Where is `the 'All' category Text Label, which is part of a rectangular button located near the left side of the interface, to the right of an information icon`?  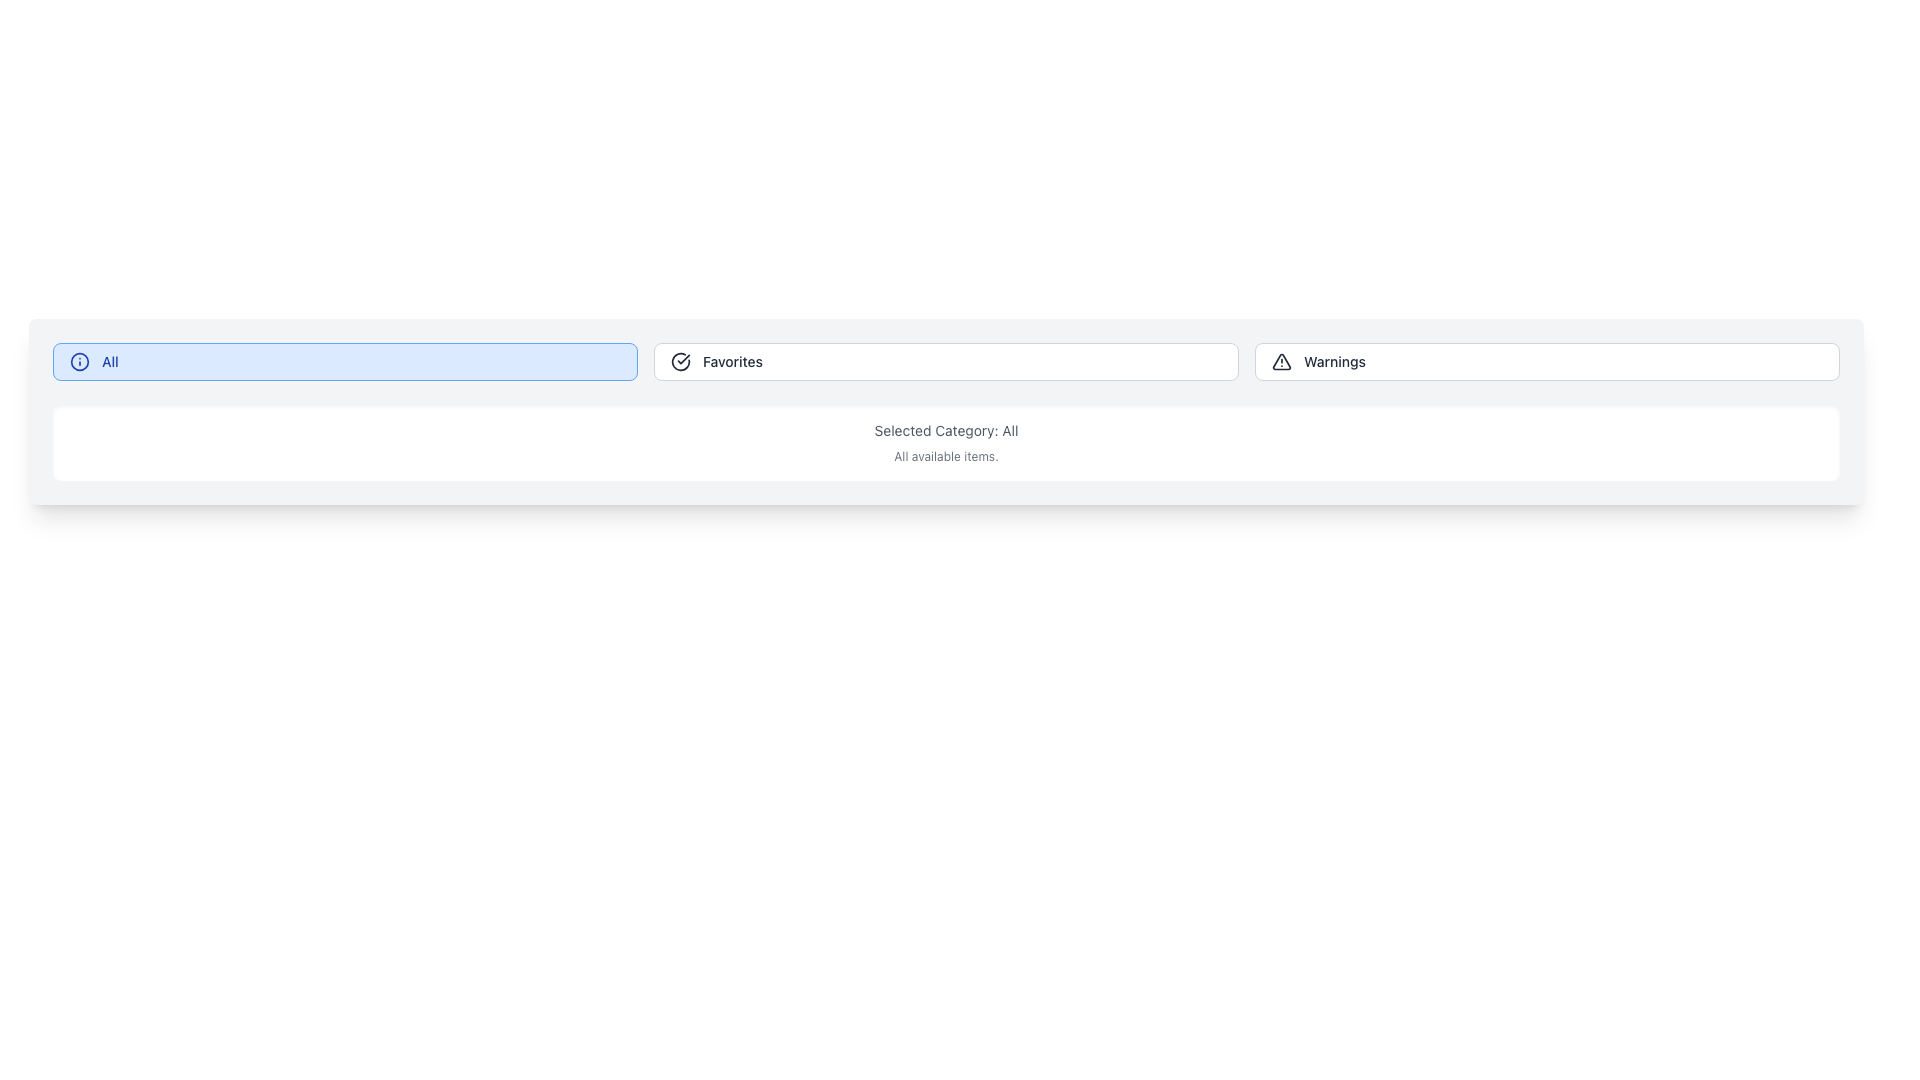
the 'All' category Text Label, which is part of a rectangular button located near the left side of the interface, to the right of an information icon is located at coordinates (109, 362).